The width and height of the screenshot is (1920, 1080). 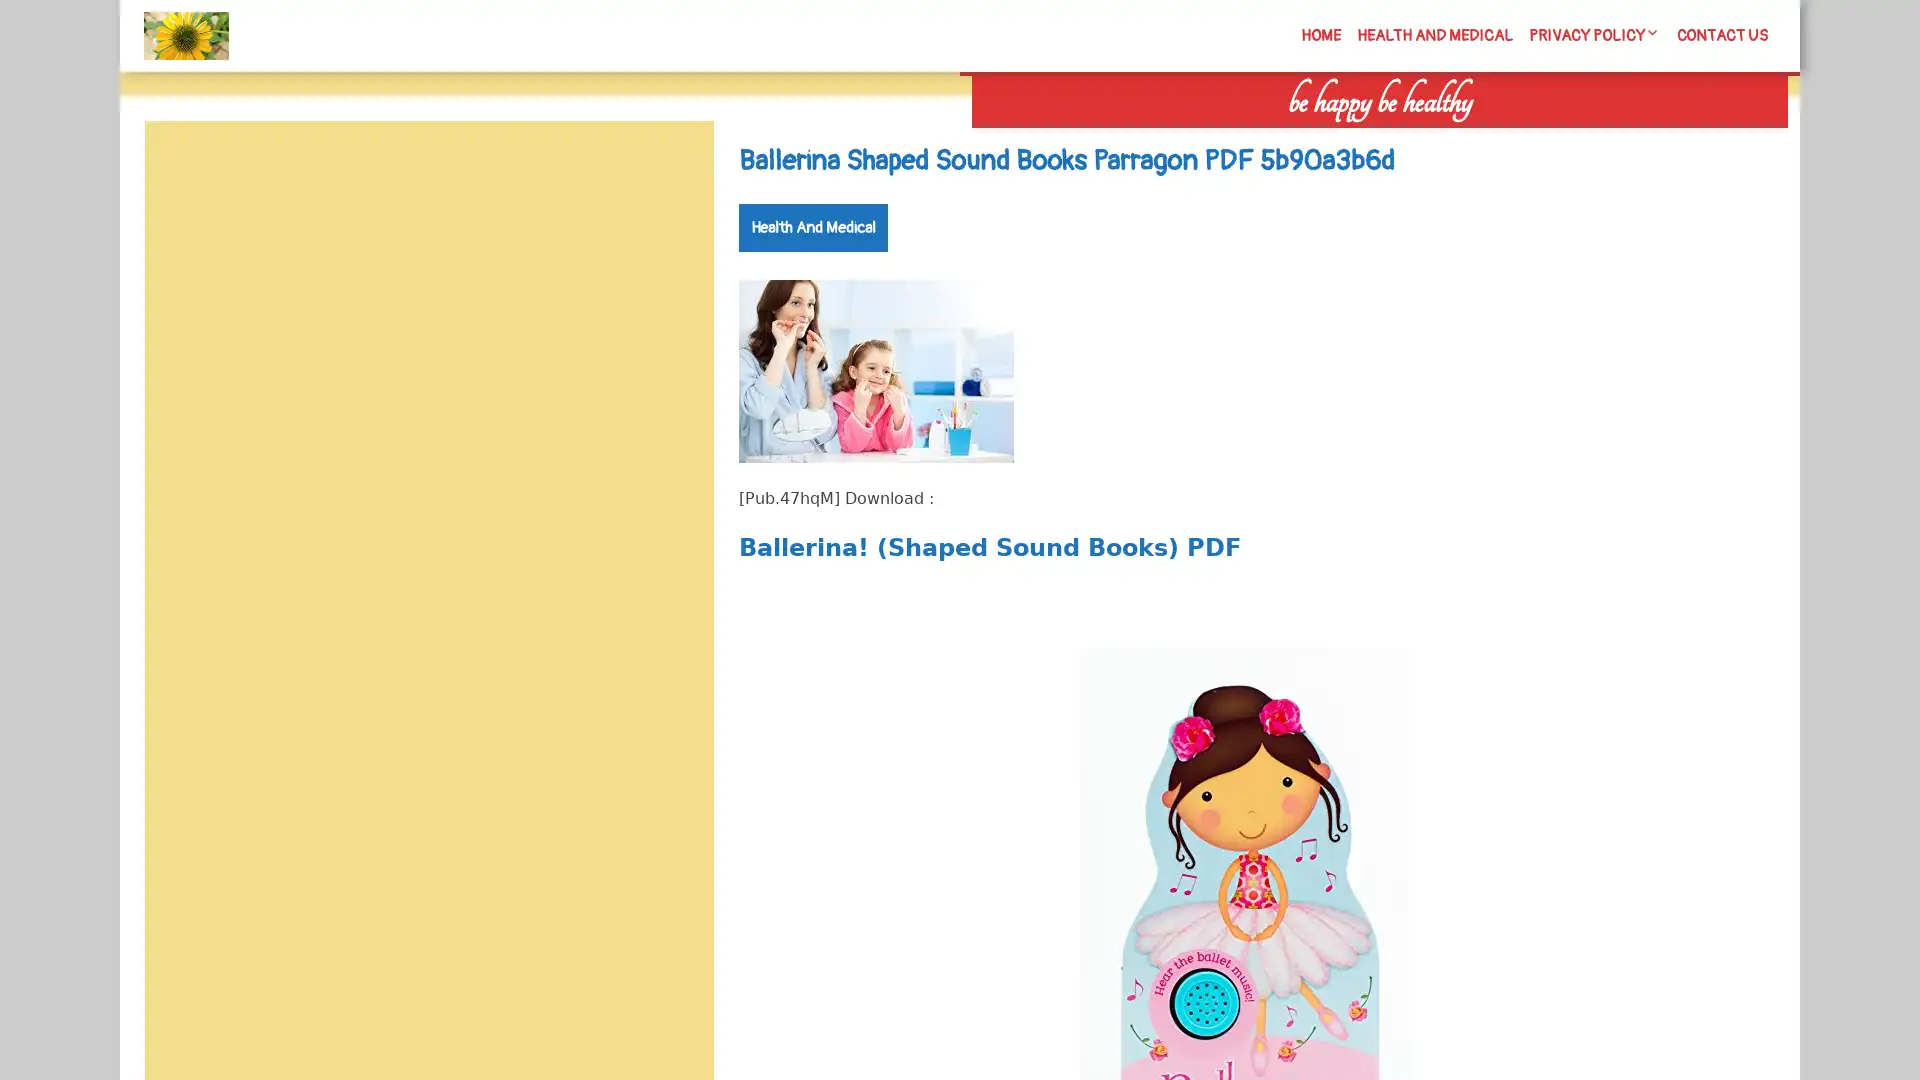 What do you see at coordinates (1557, 140) in the screenshot?
I see `Search` at bounding box center [1557, 140].